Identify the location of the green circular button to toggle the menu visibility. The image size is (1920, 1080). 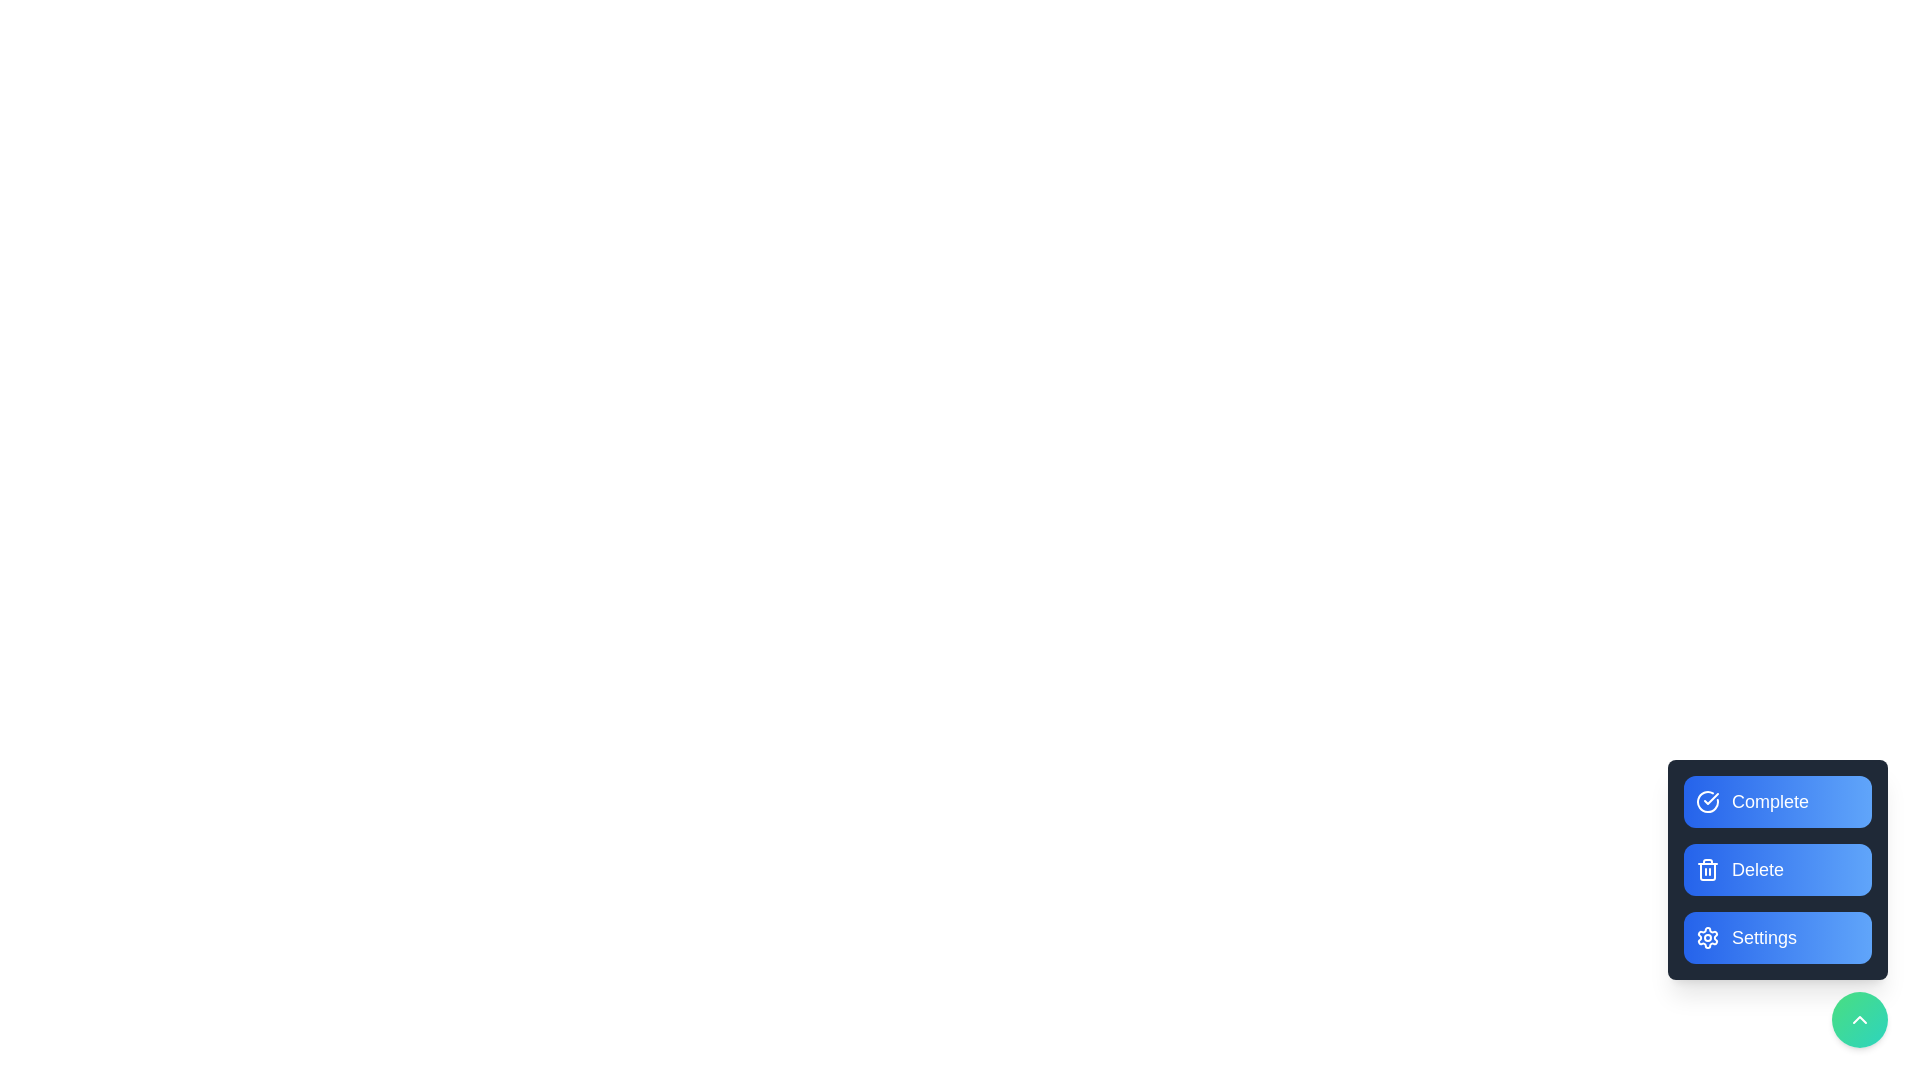
(1859, 1019).